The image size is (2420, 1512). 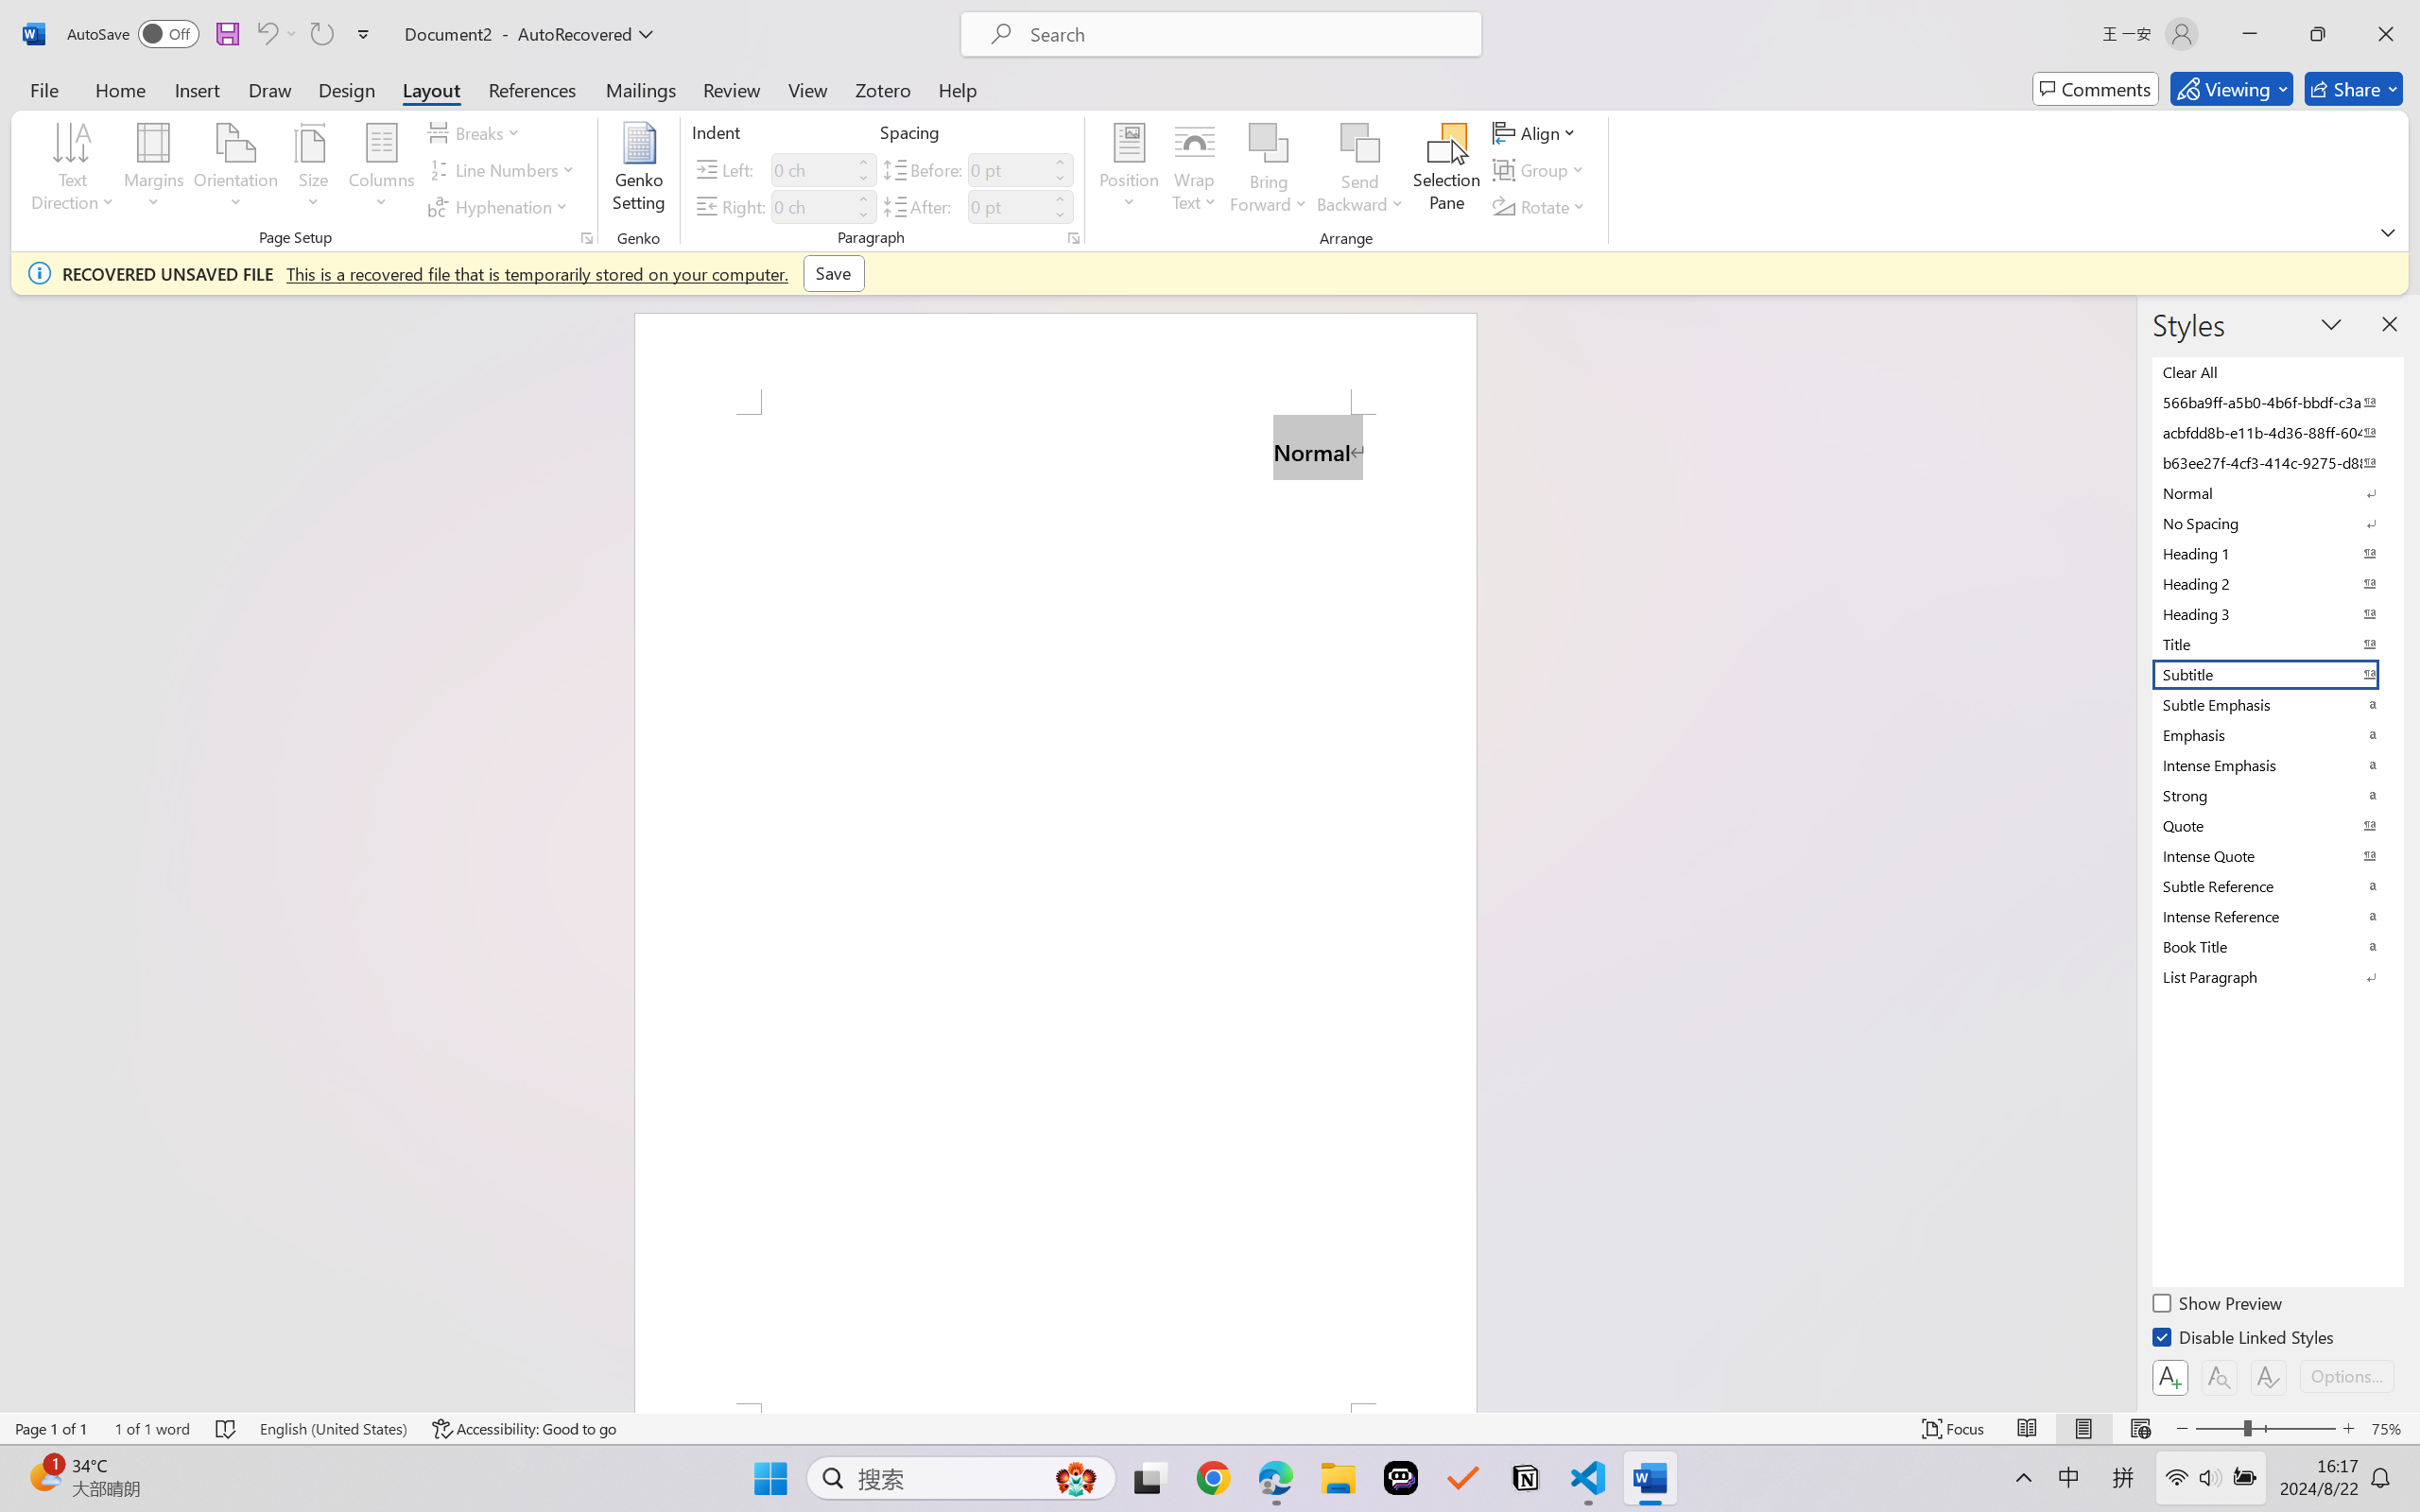 What do you see at coordinates (382, 170) in the screenshot?
I see `'Columns'` at bounding box center [382, 170].